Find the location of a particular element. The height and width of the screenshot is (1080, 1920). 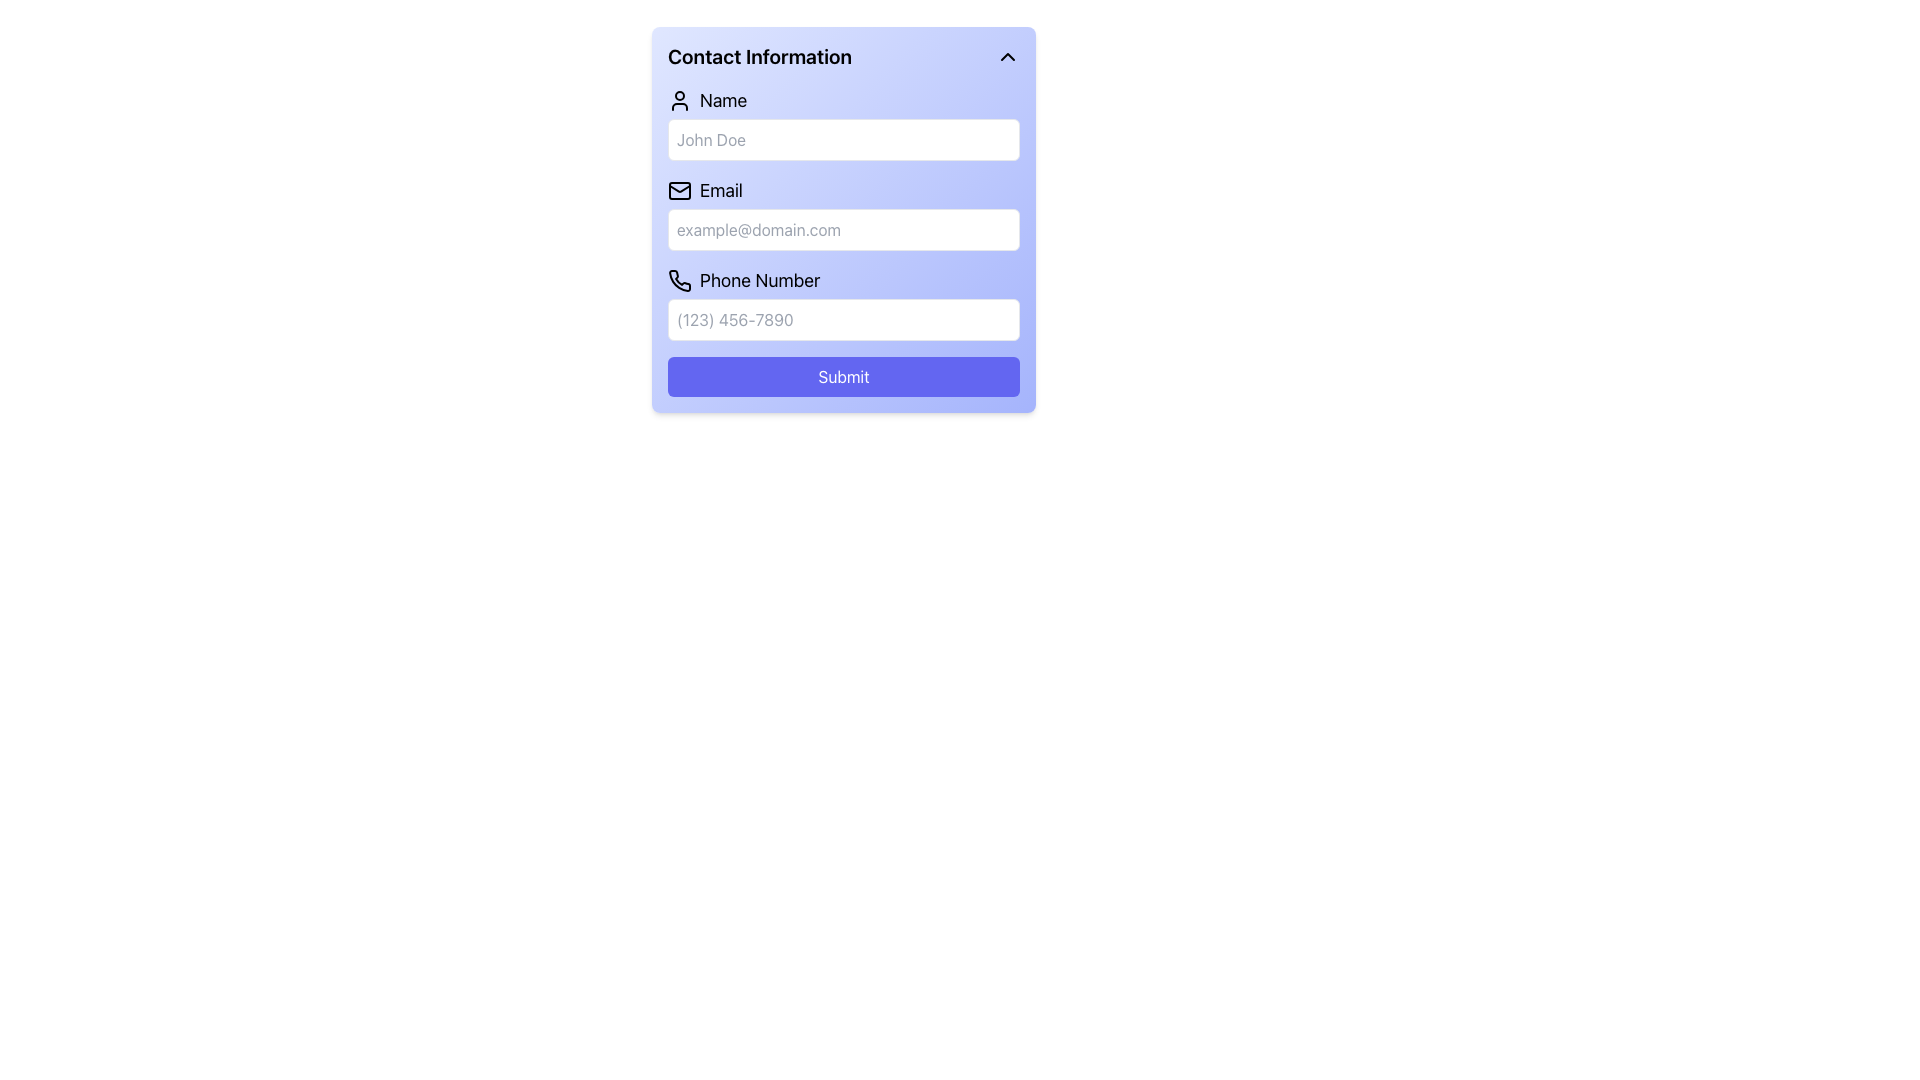

the Submit button located at the bottom of the vertical form layout is located at coordinates (844, 377).